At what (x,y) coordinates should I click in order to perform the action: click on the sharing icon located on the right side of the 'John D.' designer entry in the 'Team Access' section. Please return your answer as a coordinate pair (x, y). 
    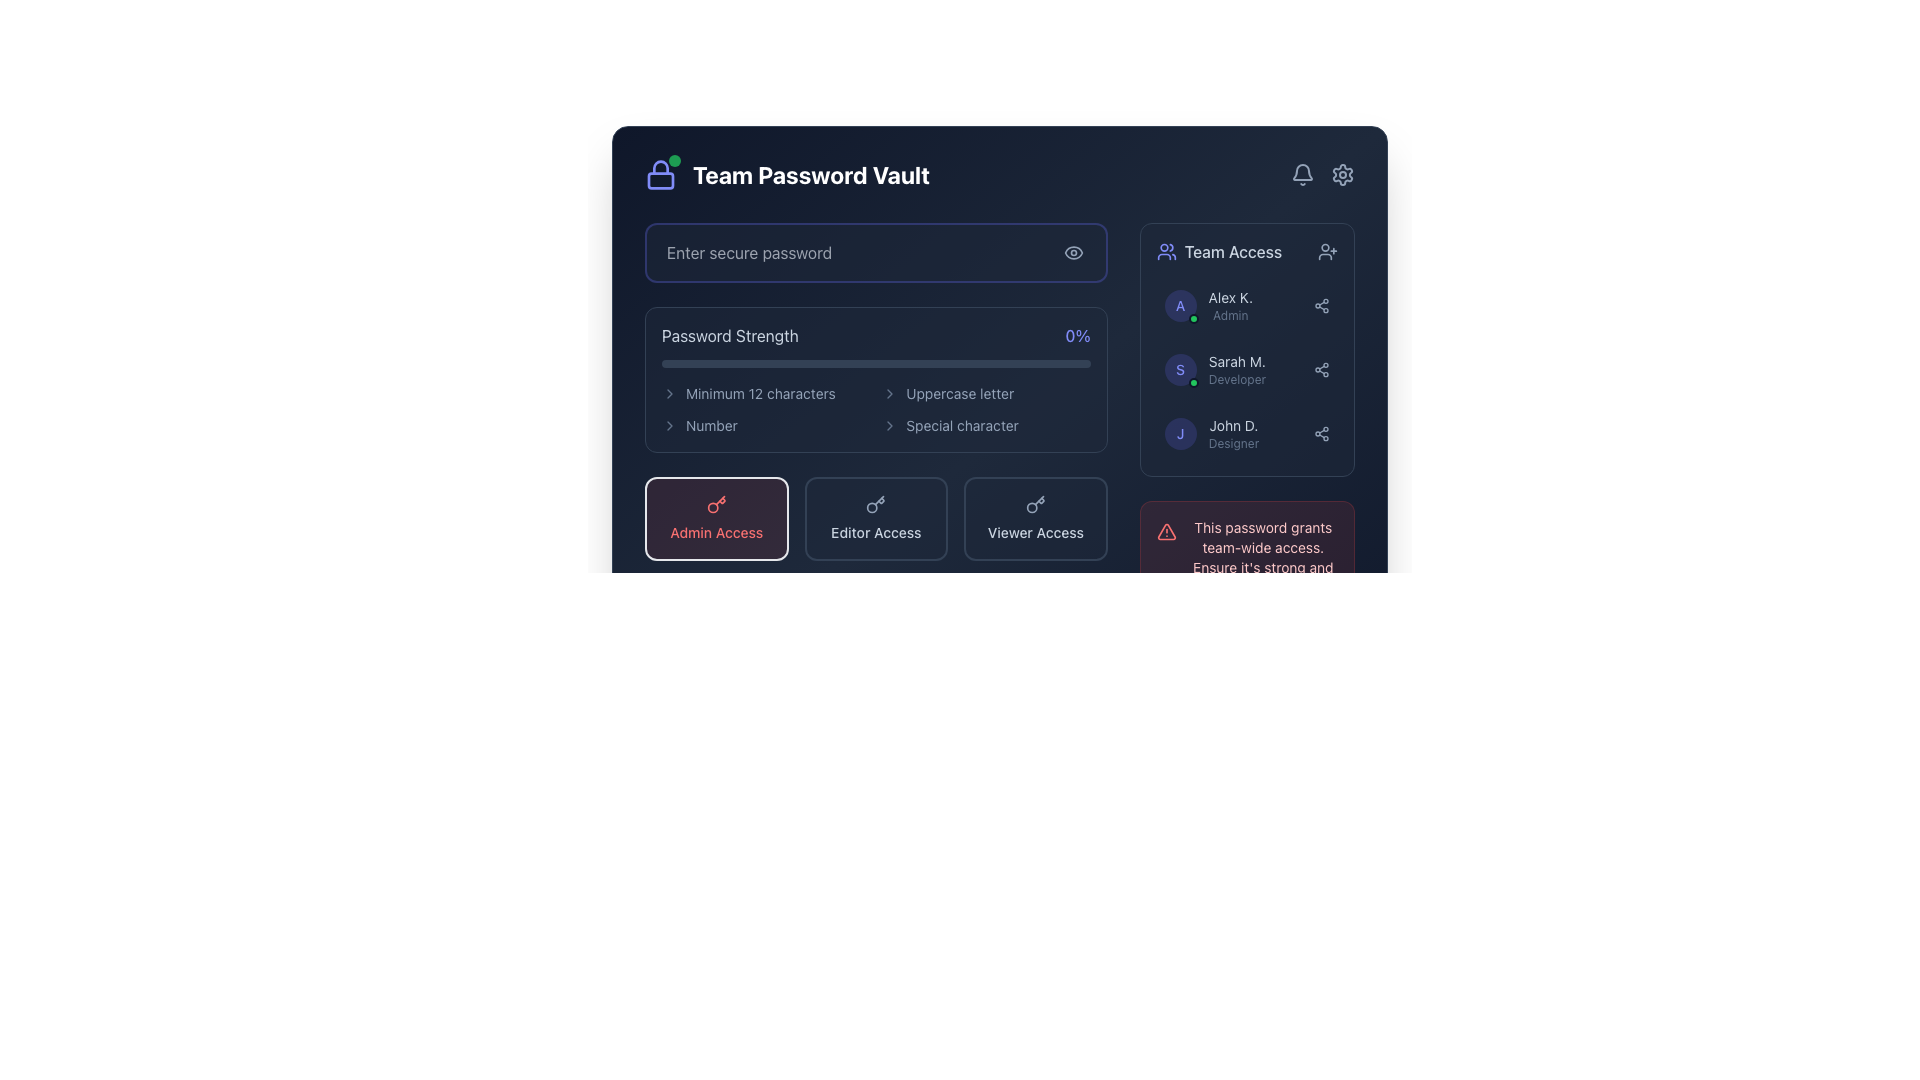
    Looking at the image, I should click on (1321, 433).